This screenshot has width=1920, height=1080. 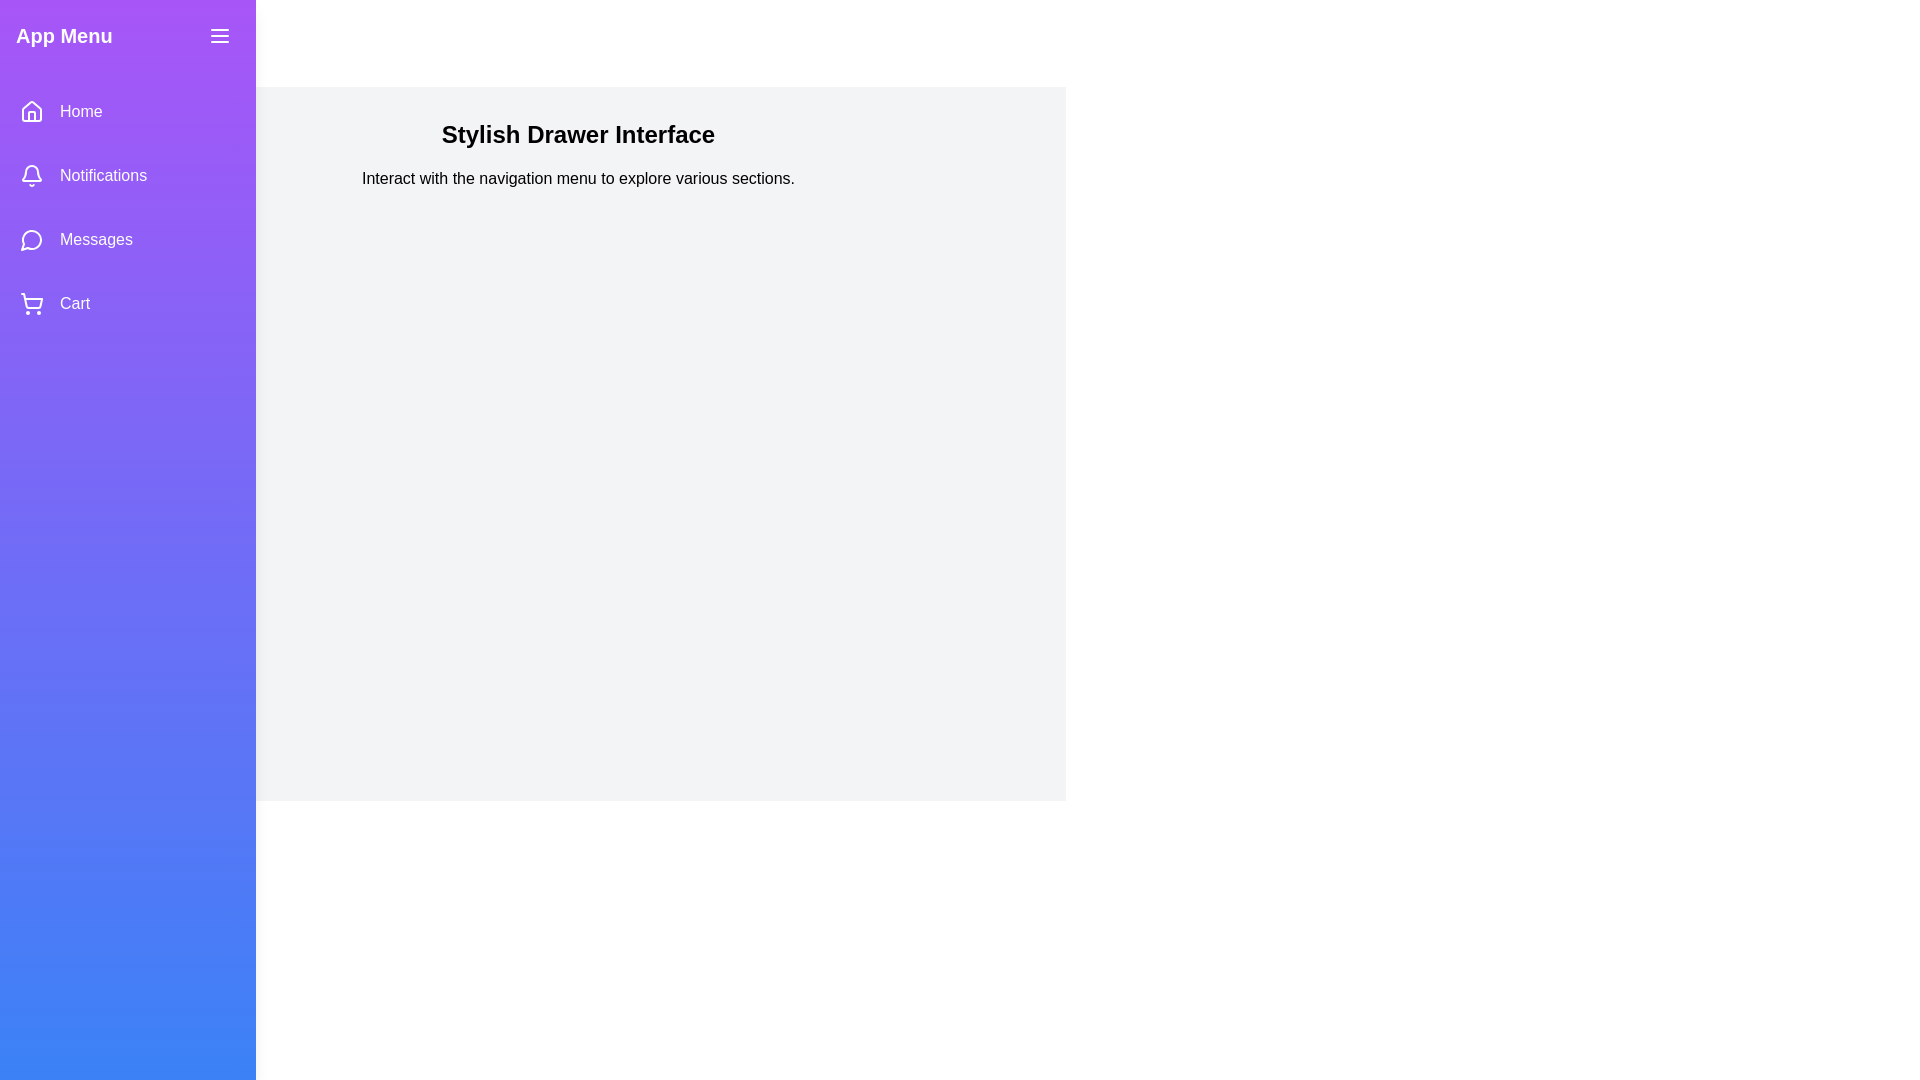 I want to click on the Notifications navigation option from the StylishDrawer menu, so click(x=127, y=175).